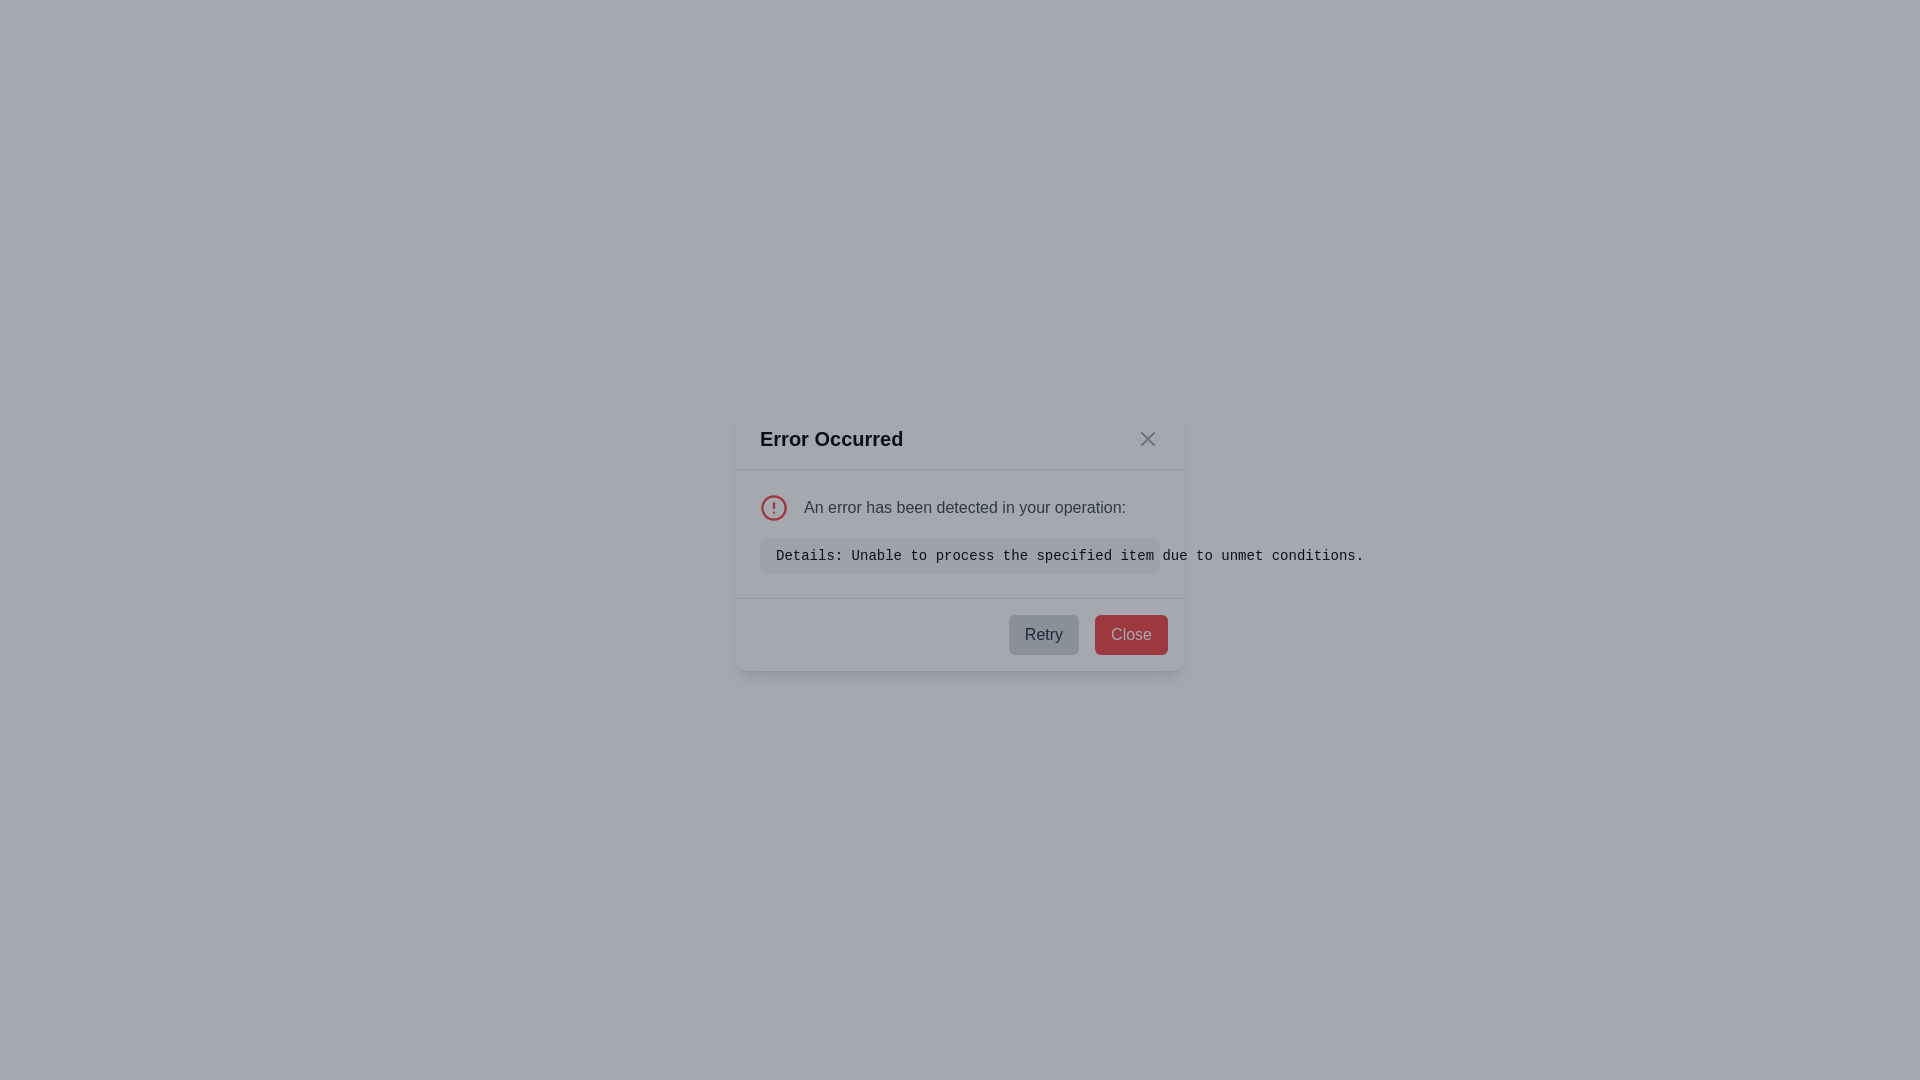 The image size is (1920, 1080). What do you see at coordinates (1147, 438) in the screenshot?
I see `the 'X' icon in the top-right corner of the dialog box to close the dialog` at bounding box center [1147, 438].